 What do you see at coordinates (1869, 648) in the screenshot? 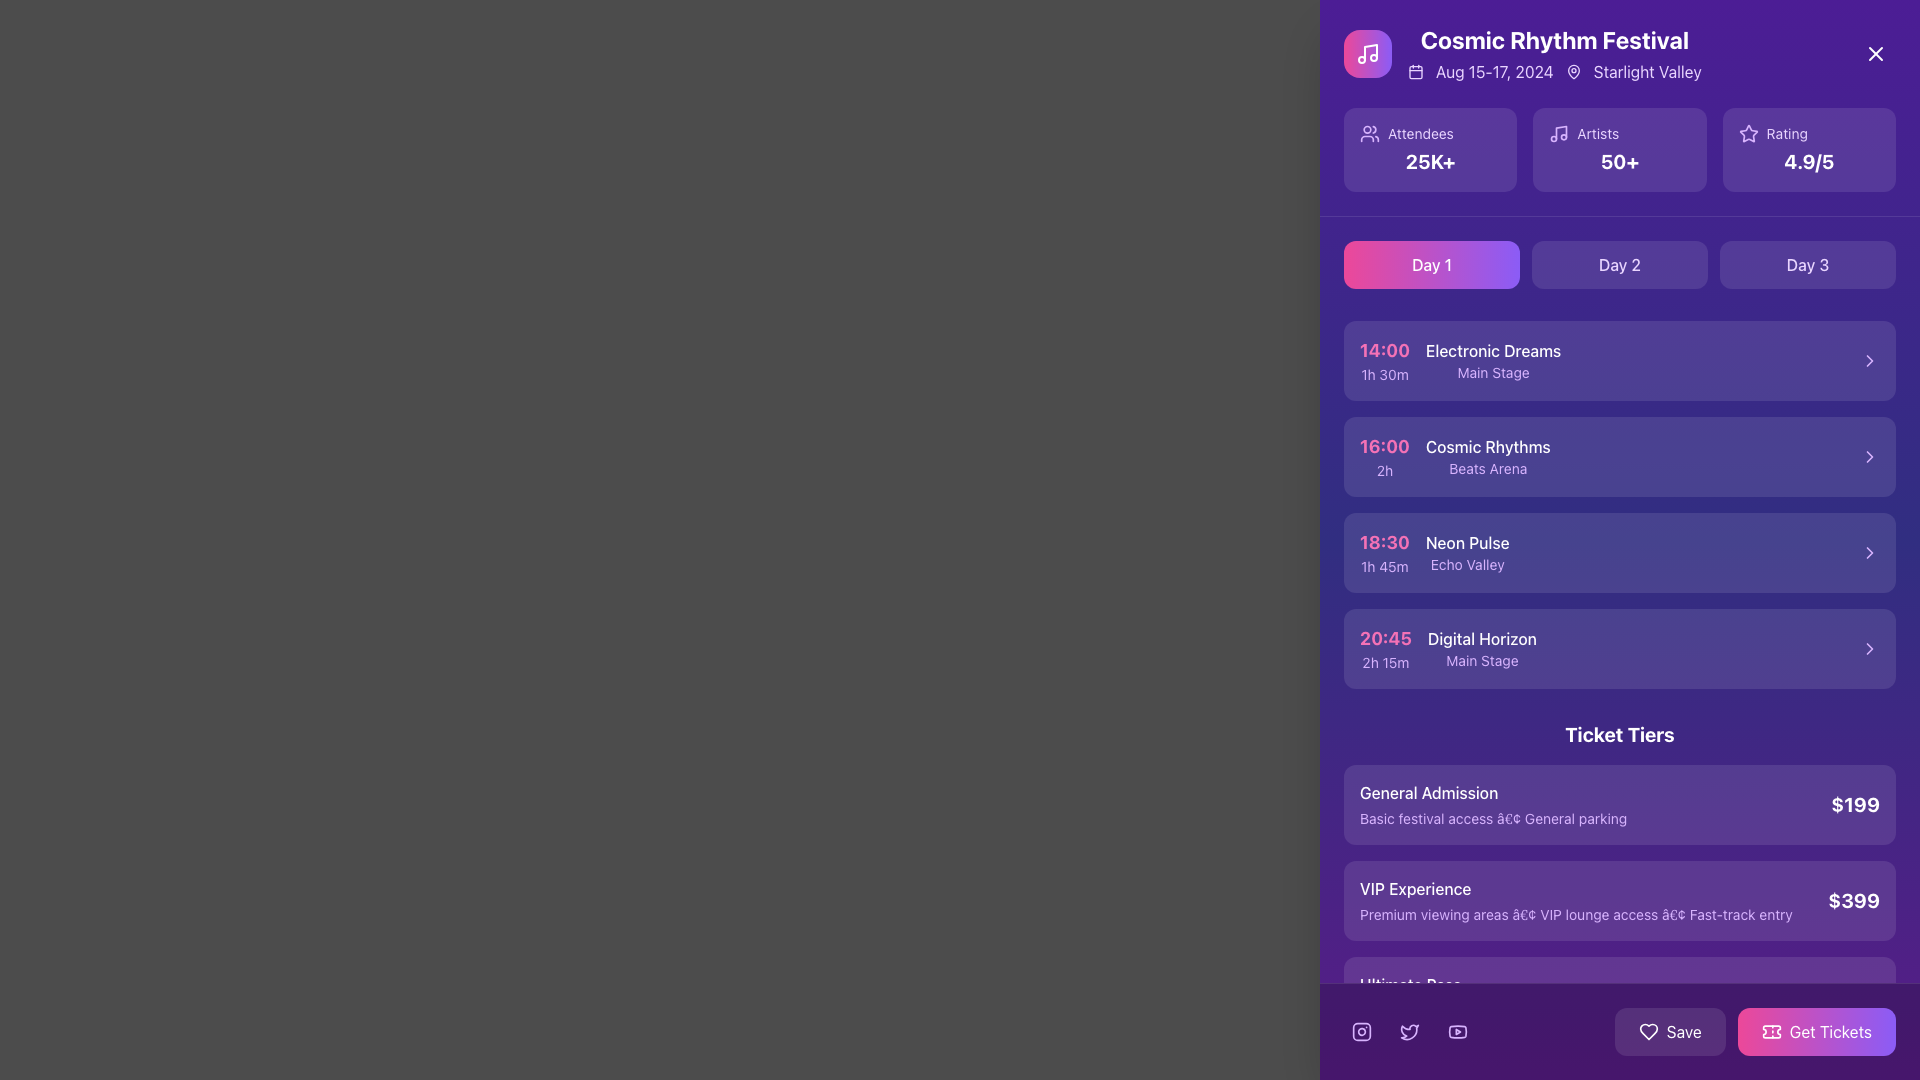
I see `the right-pointing chevron icon styled in purple, located to the far-right of the 'Digital Horizon' event listing` at bounding box center [1869, 648].